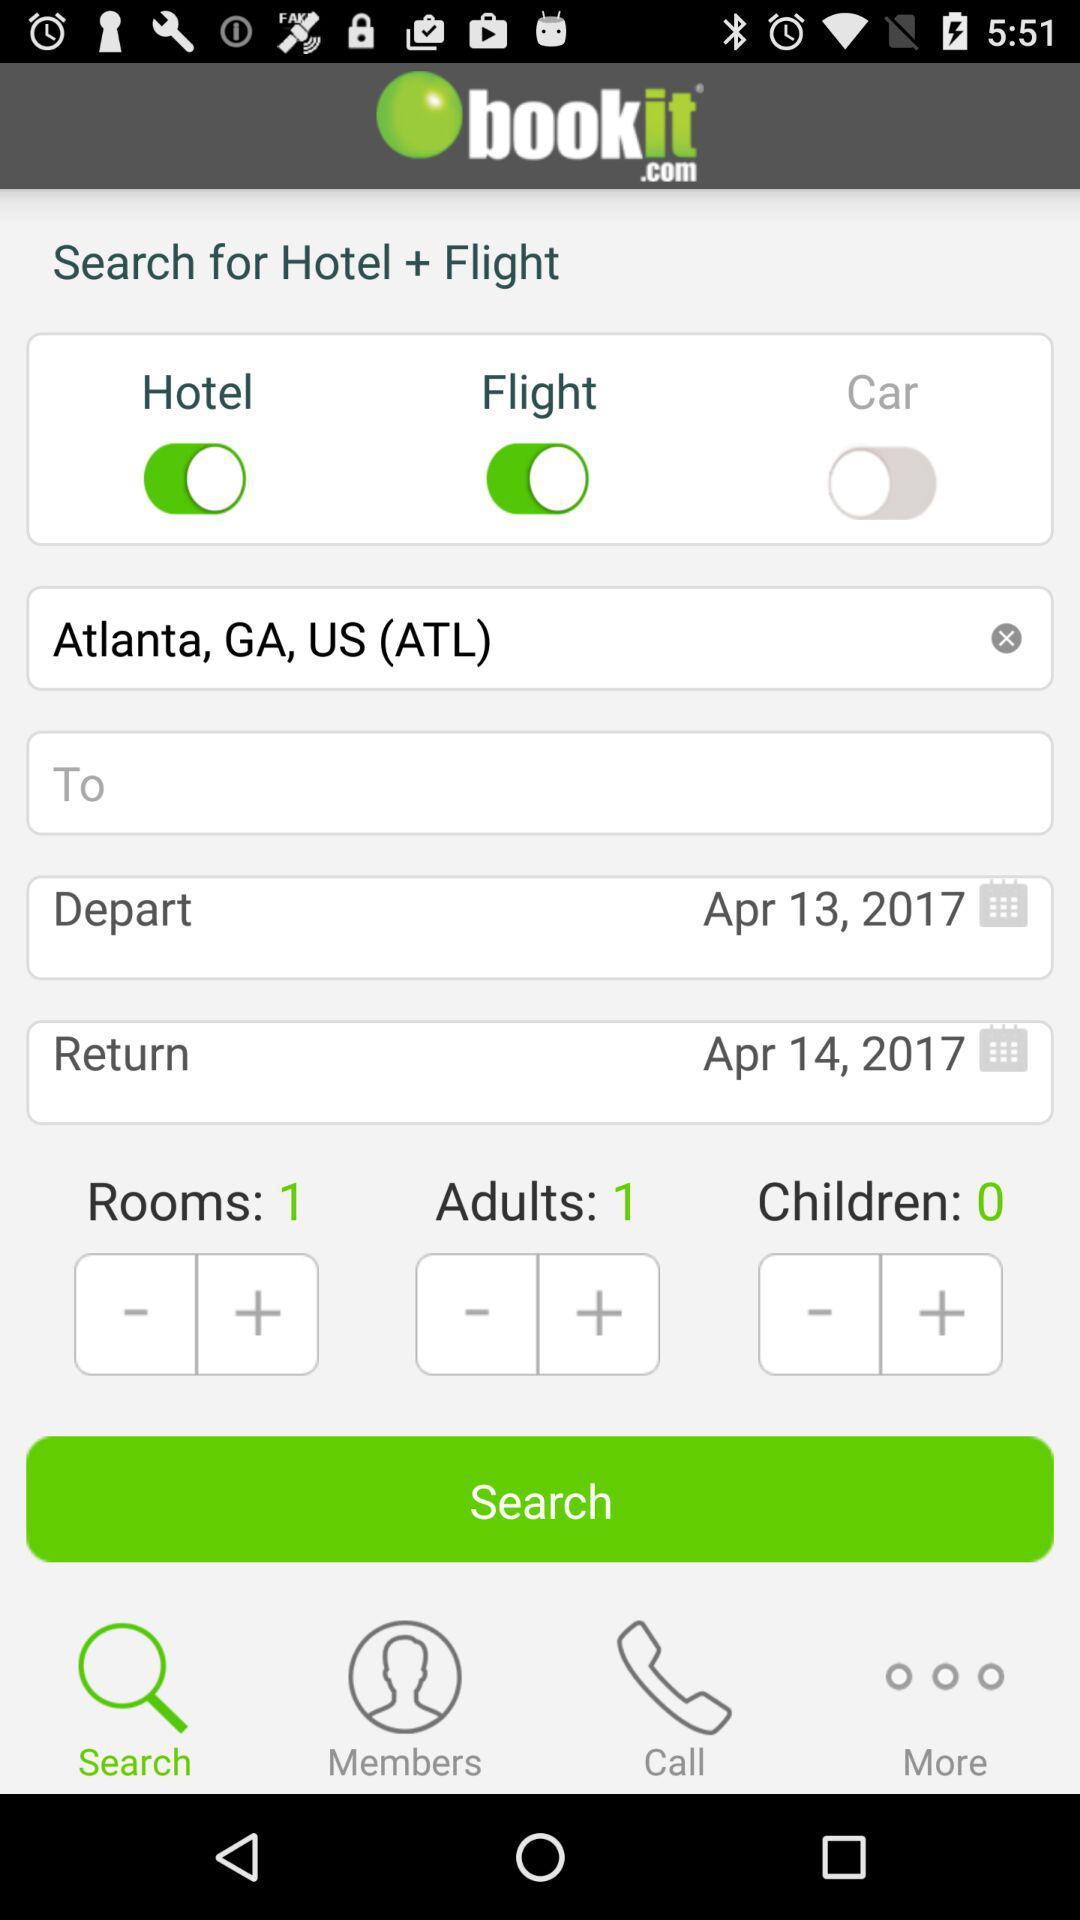 This screenshot has height=1920, width=1080. I want to click on the add icon, so click(256, 1405).